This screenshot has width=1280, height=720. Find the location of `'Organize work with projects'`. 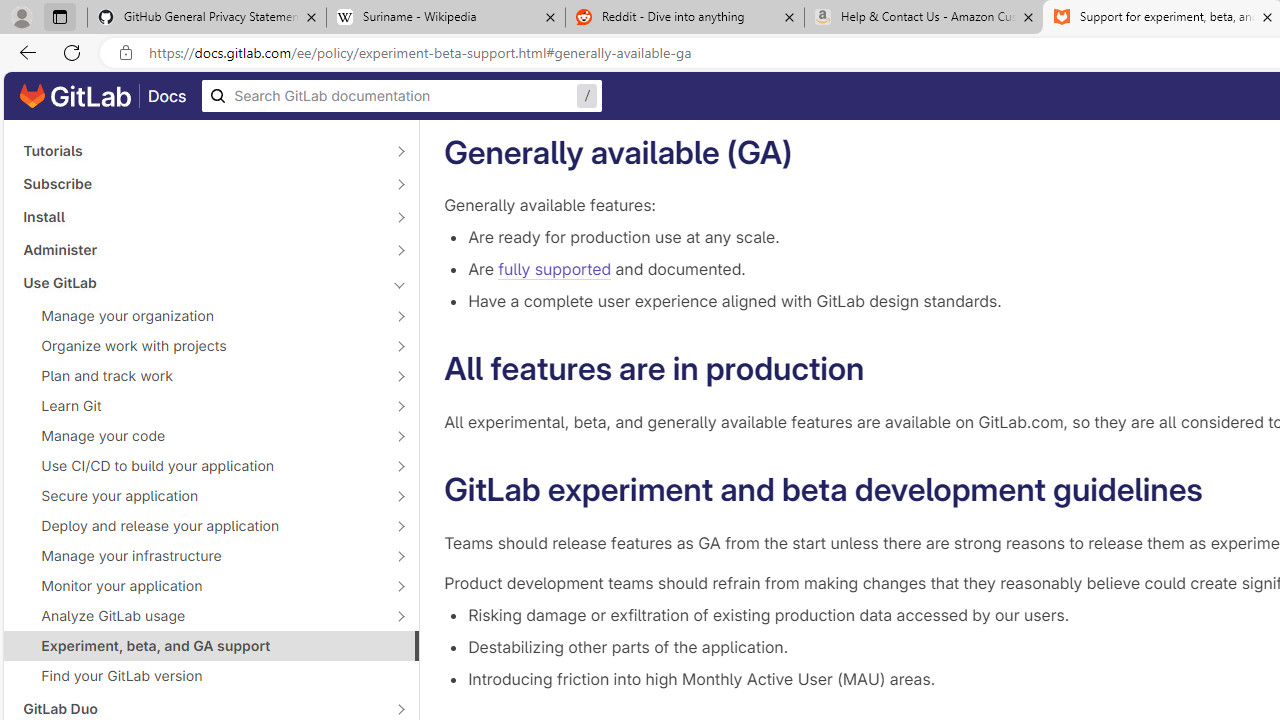

'Organize work with projects' is located at coordinates (200, 344).